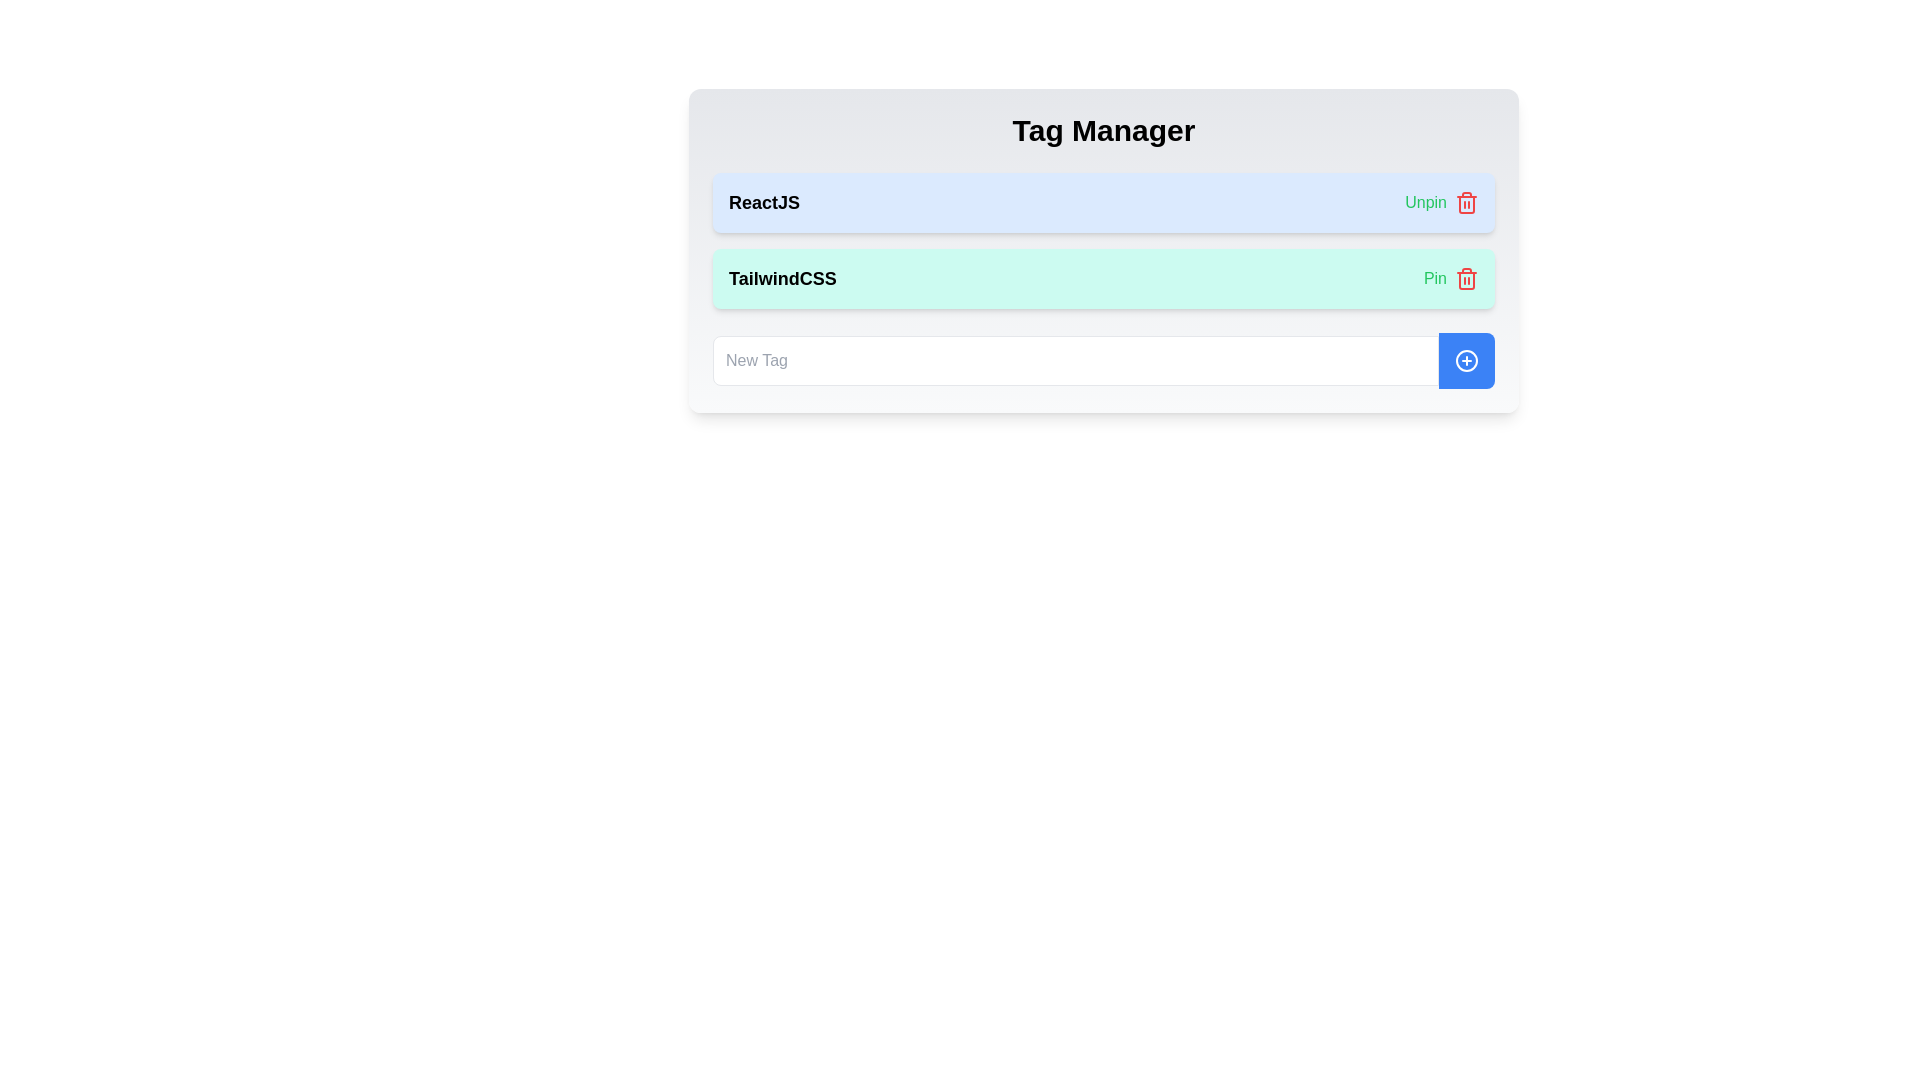 This screenshot has height=1080, width=1920. Describe the element at coordinates (1467, 278) in the screenshot. I see `the delete Icon button located on the right side of the second row in the list, aligned with the green 'Pin' button` at that location.